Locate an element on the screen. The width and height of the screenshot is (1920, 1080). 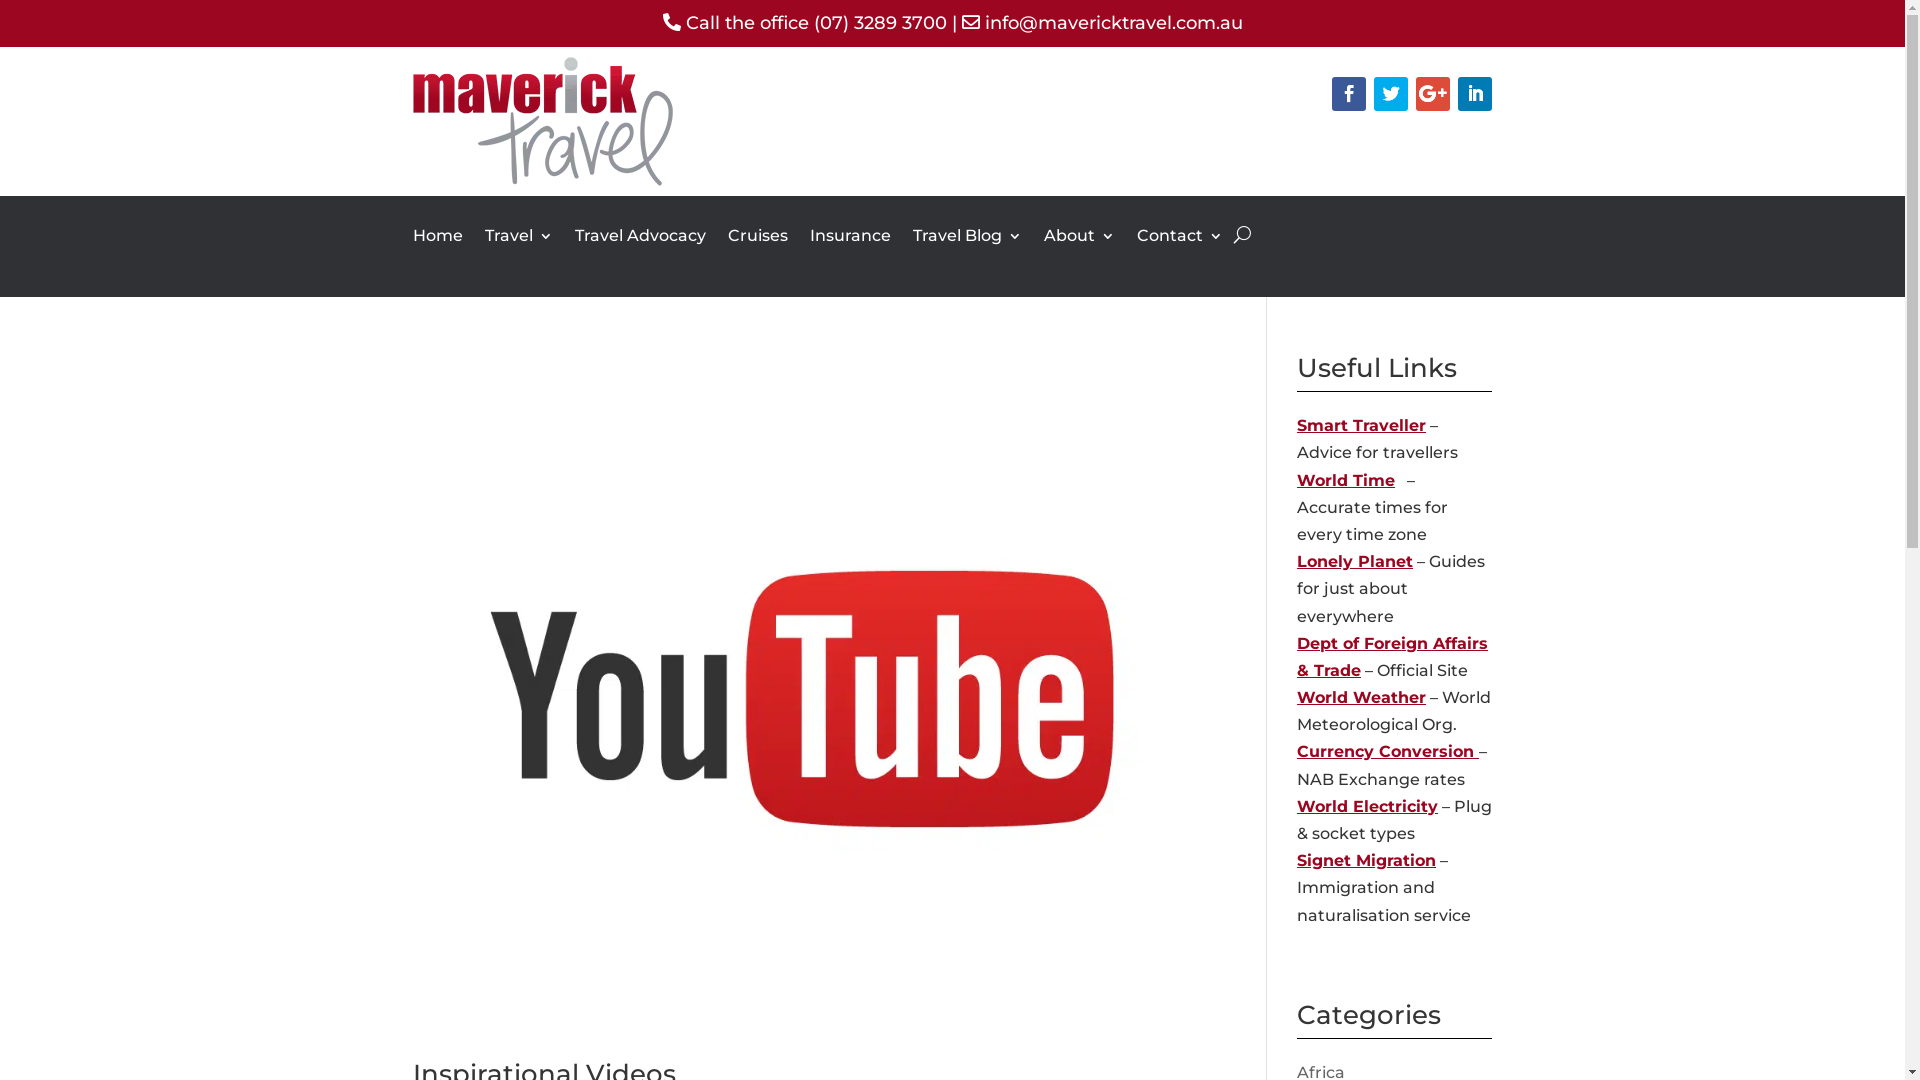
'Follow on LinkedIn' is located at coordinates (1474, 93).